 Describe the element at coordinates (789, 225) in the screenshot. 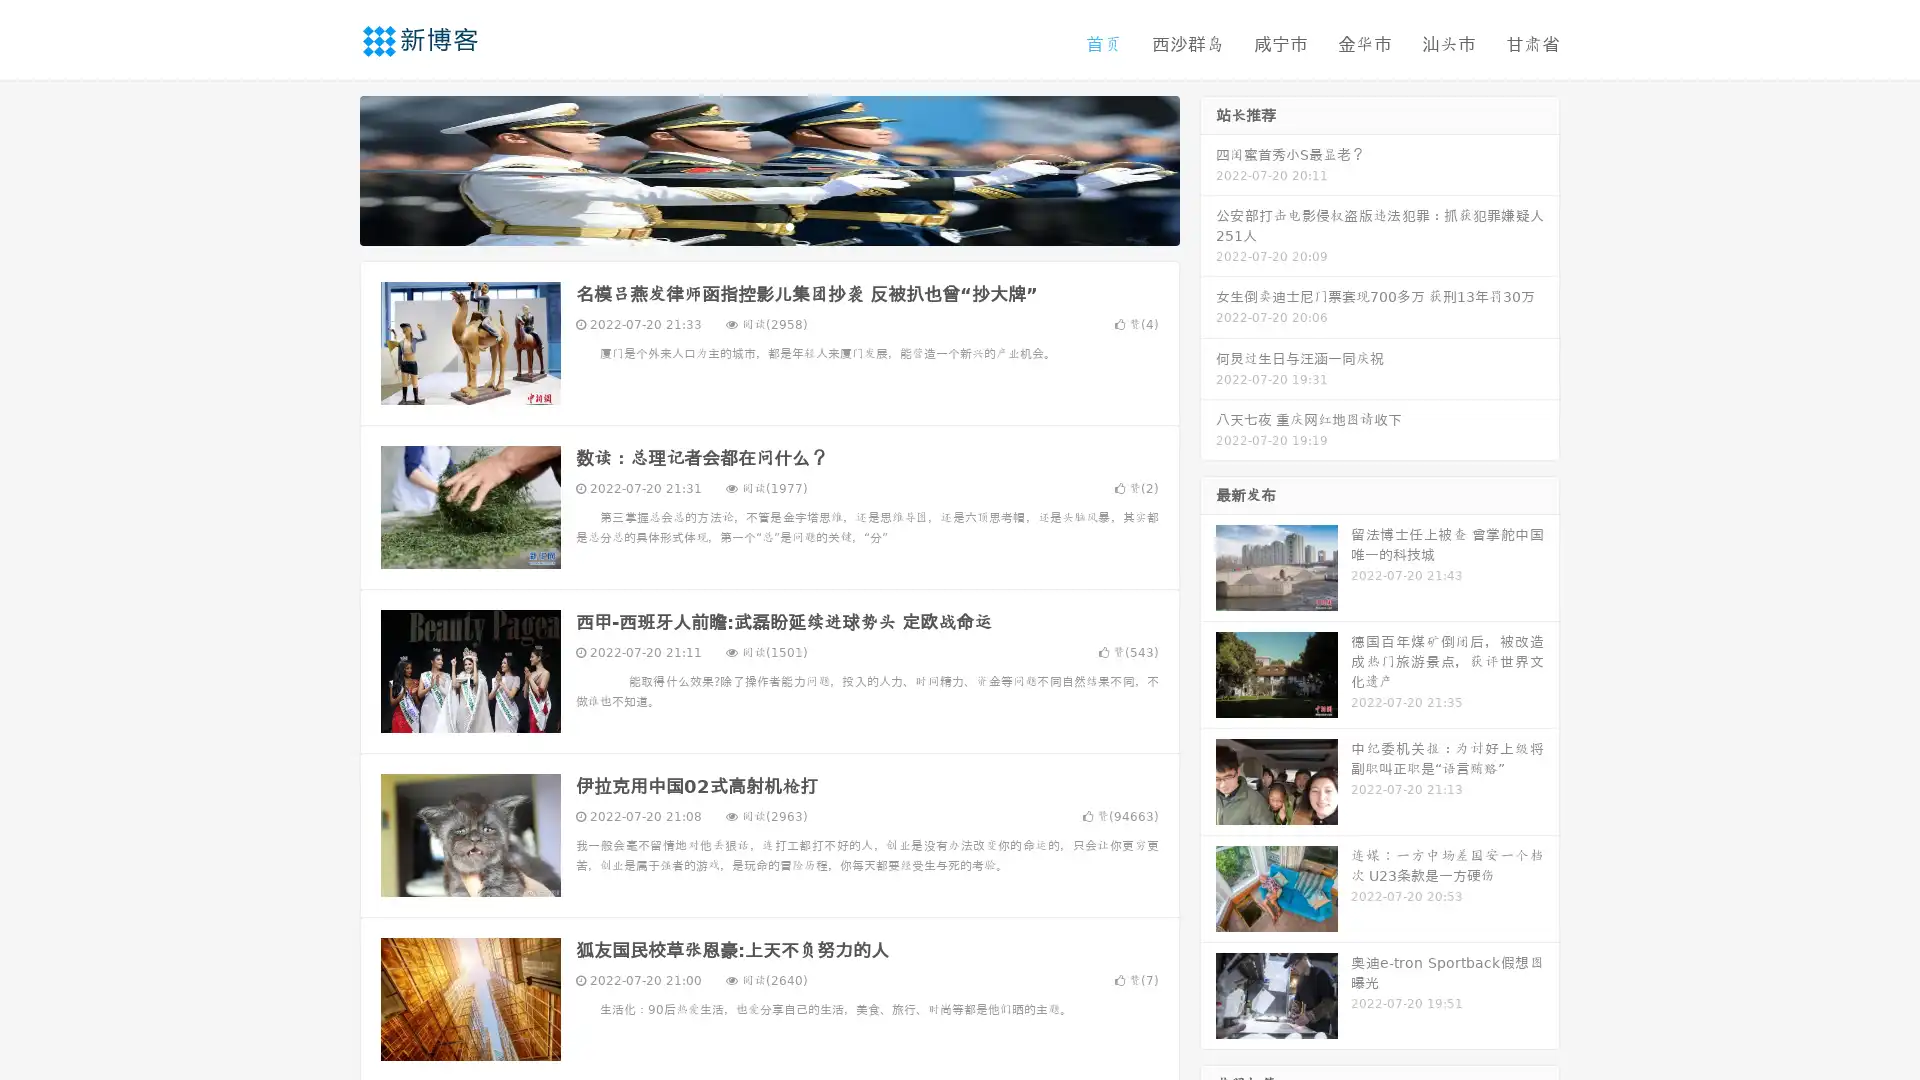

I see `Go to slide 3` at that location.